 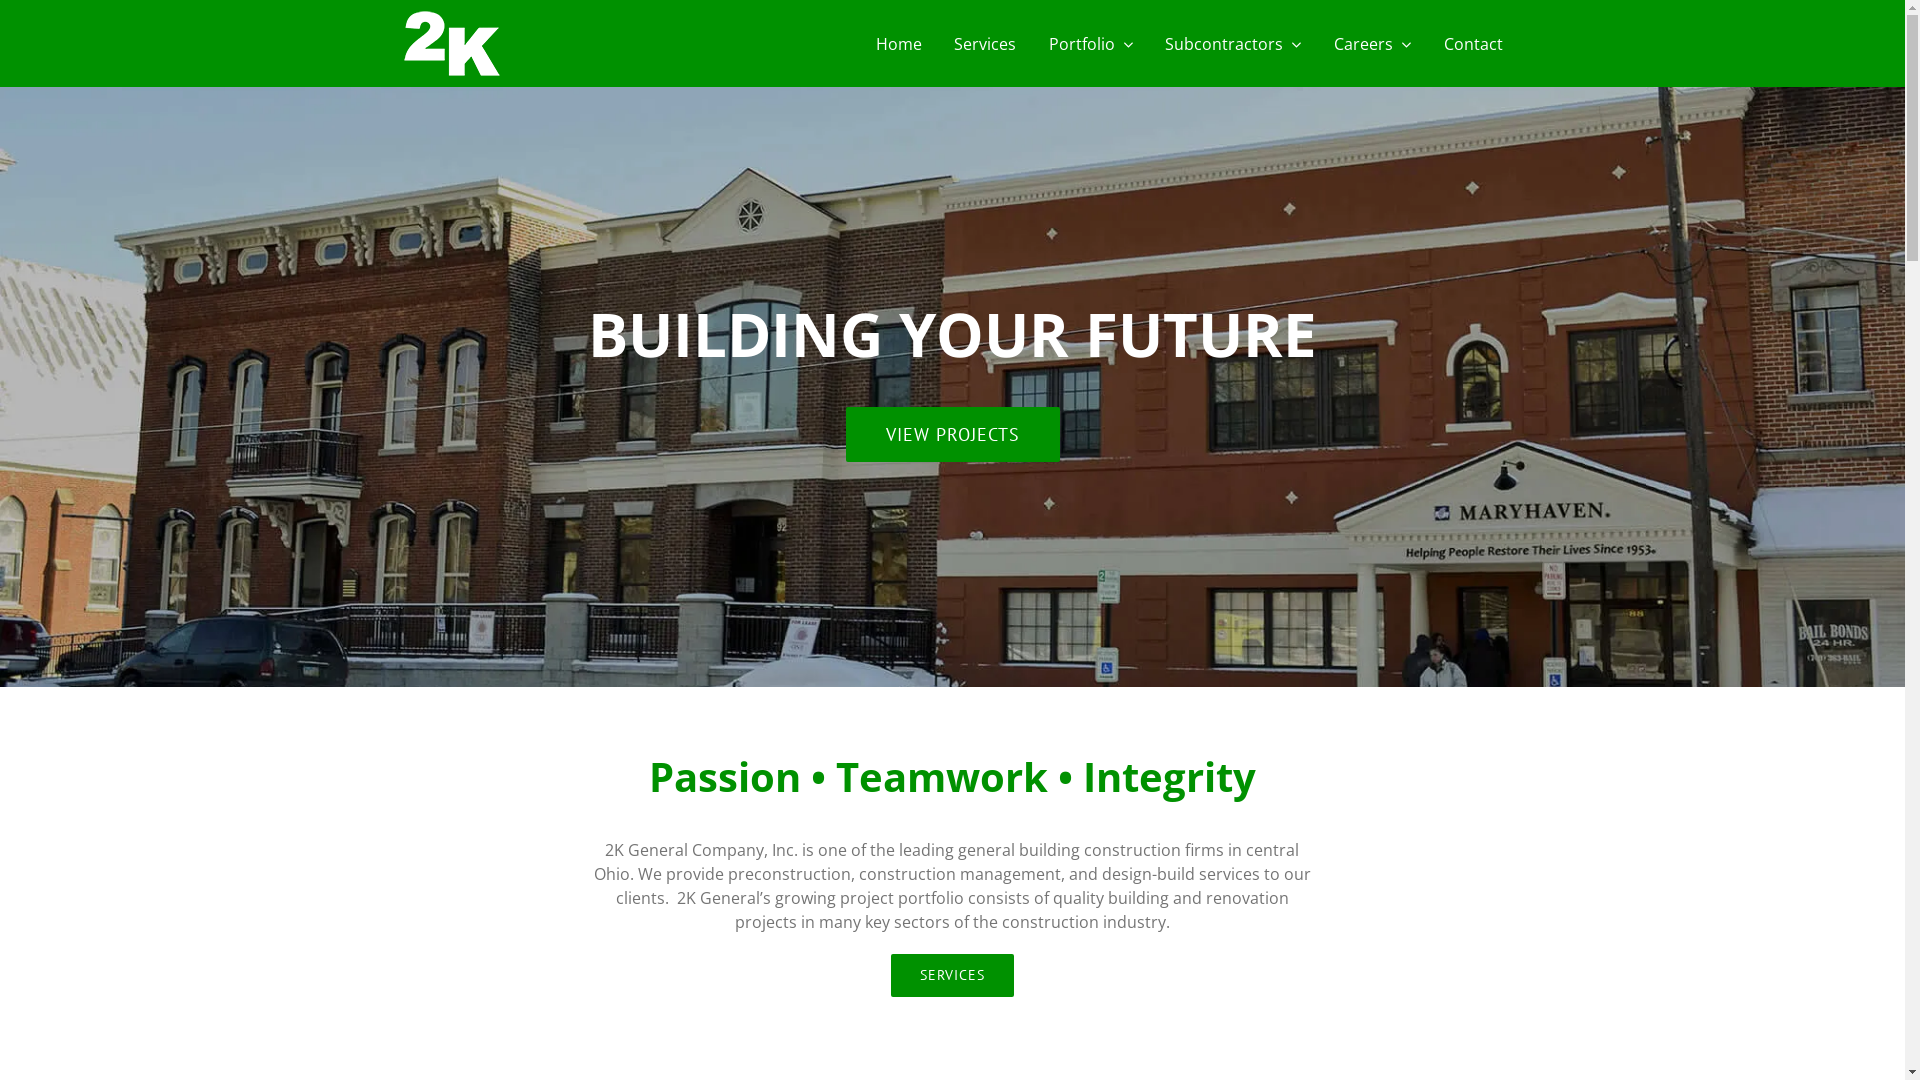 I want to click on 'SERVICES', so click(x=890, y=974).